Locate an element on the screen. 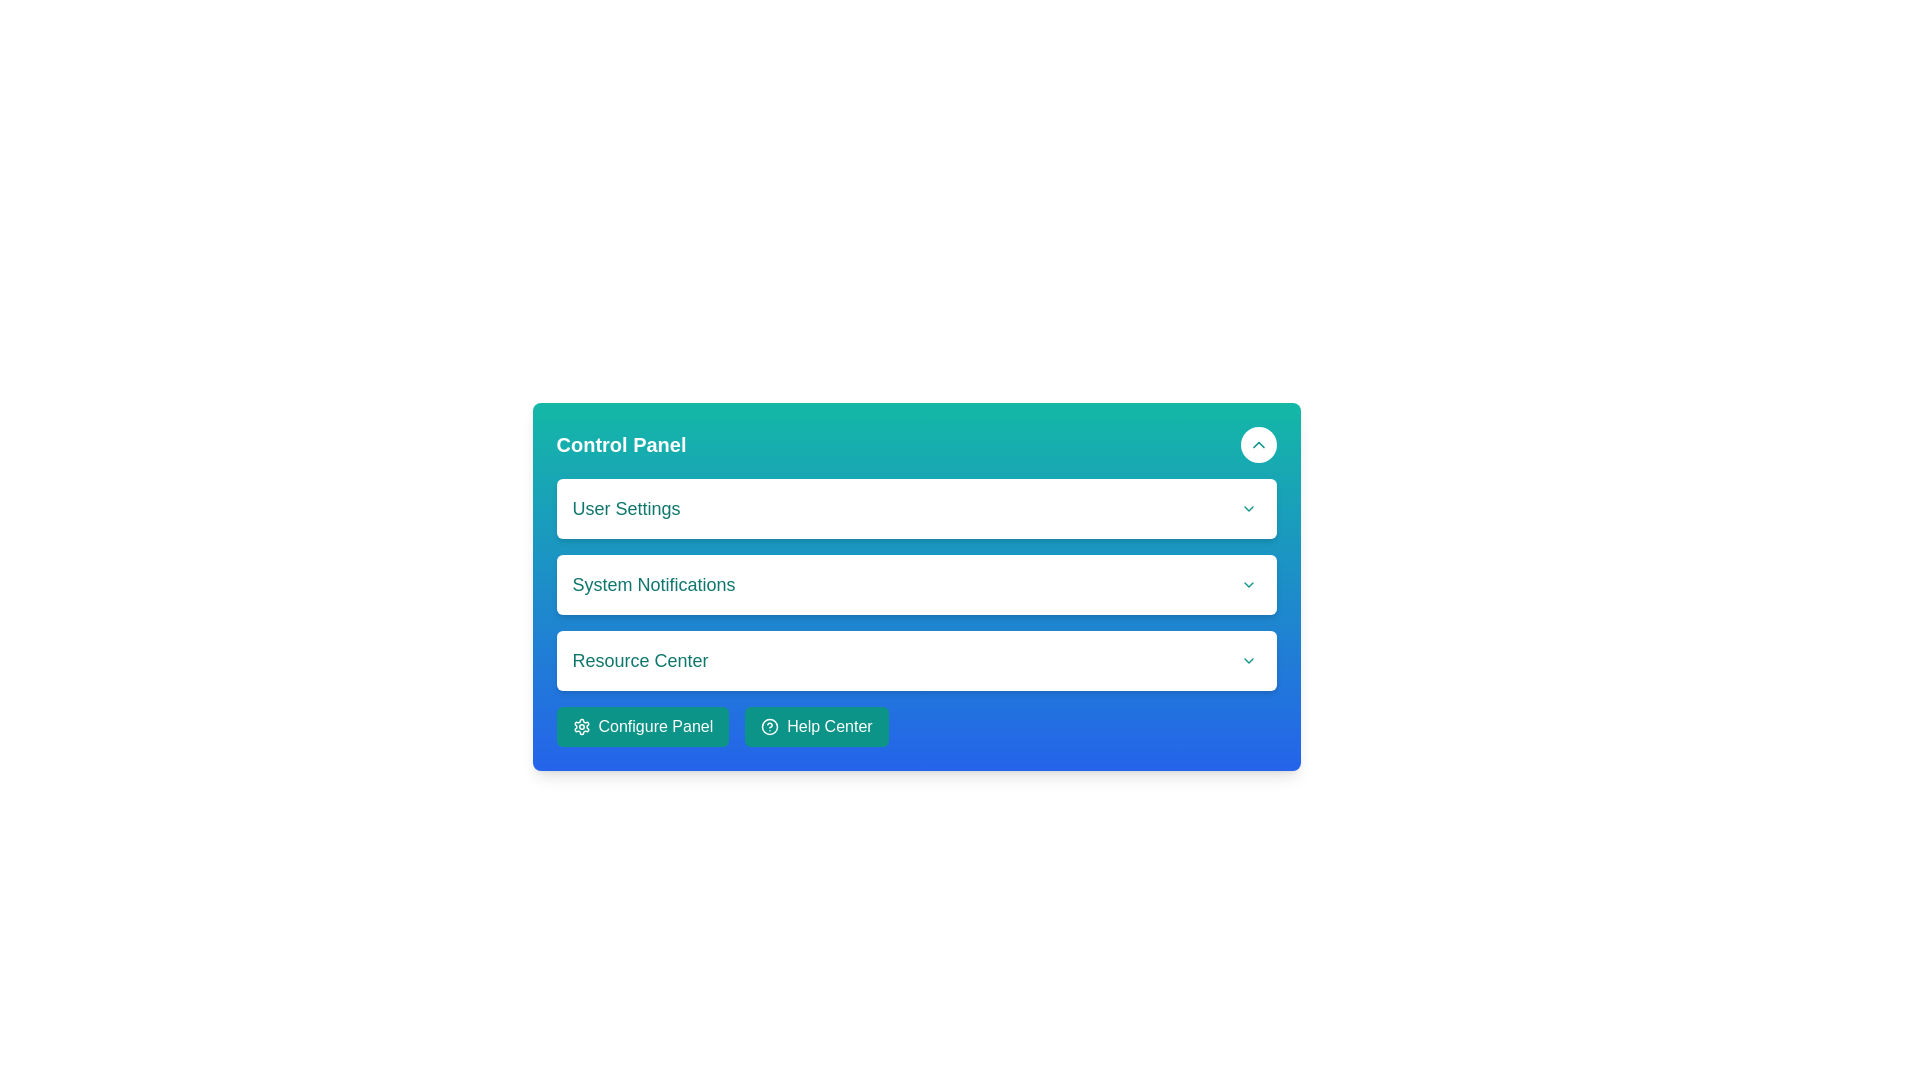  the chevron icon located in the top-right corner of the panel, adjacent to the text header is located at coordinates (1257, 443).